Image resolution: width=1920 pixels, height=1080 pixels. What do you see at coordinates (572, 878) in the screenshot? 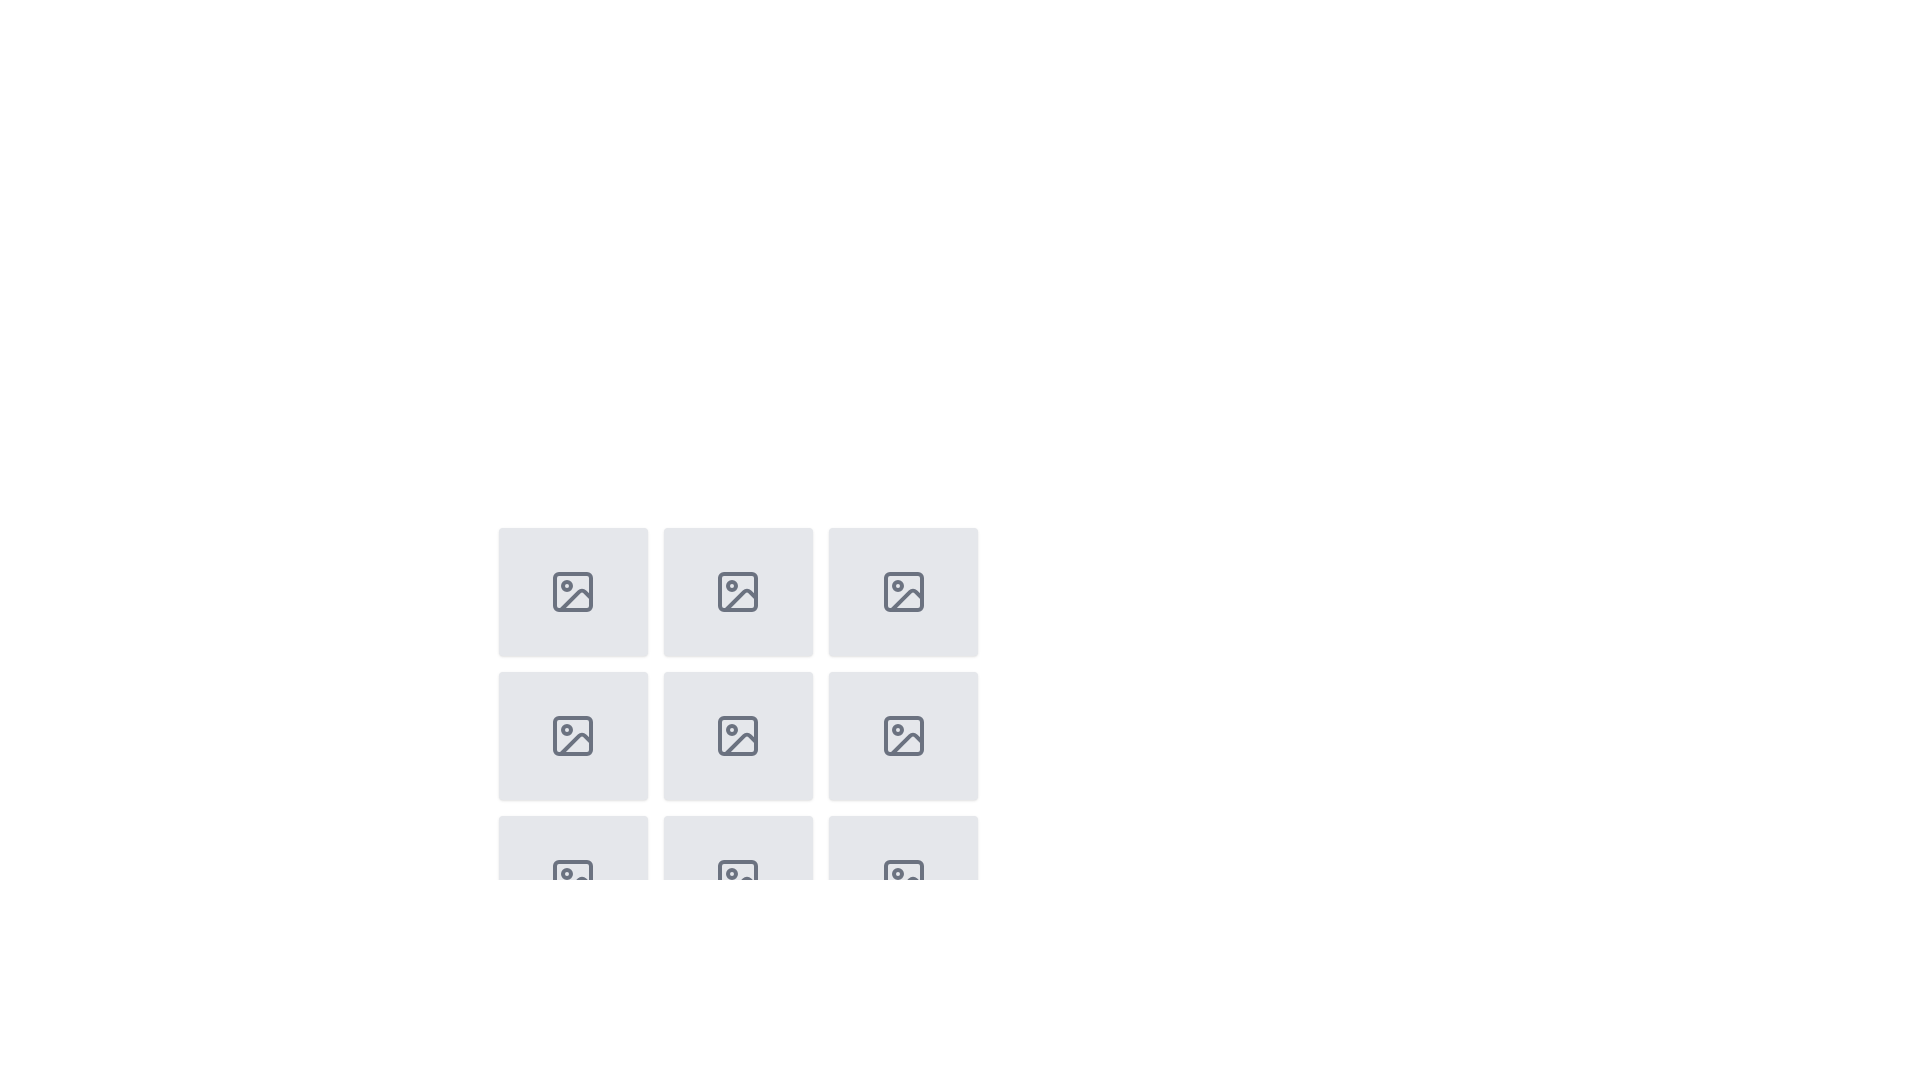
I see `the gray picture frame icon in the bottom right corner of the 3x3 grid layout` at bounding box center [572, 878].